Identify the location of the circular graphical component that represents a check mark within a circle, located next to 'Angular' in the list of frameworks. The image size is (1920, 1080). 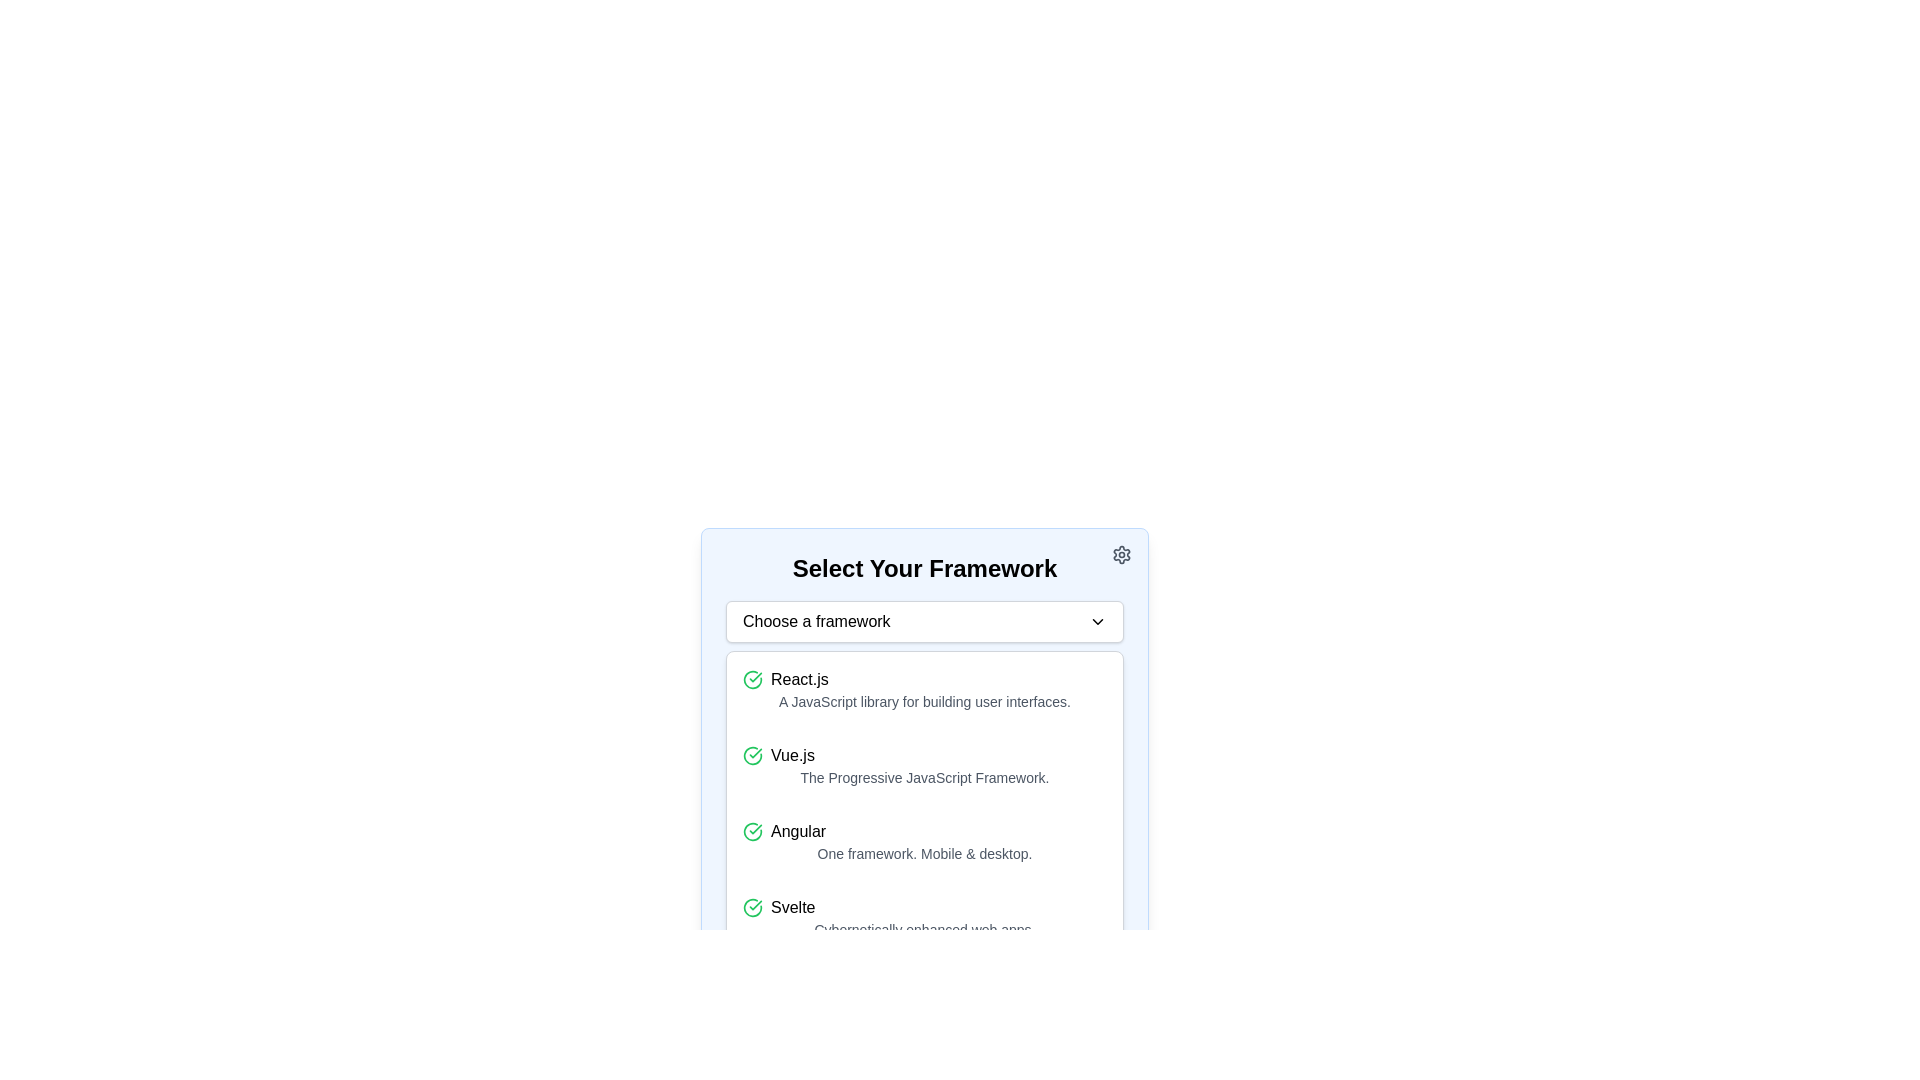
(752, 832).